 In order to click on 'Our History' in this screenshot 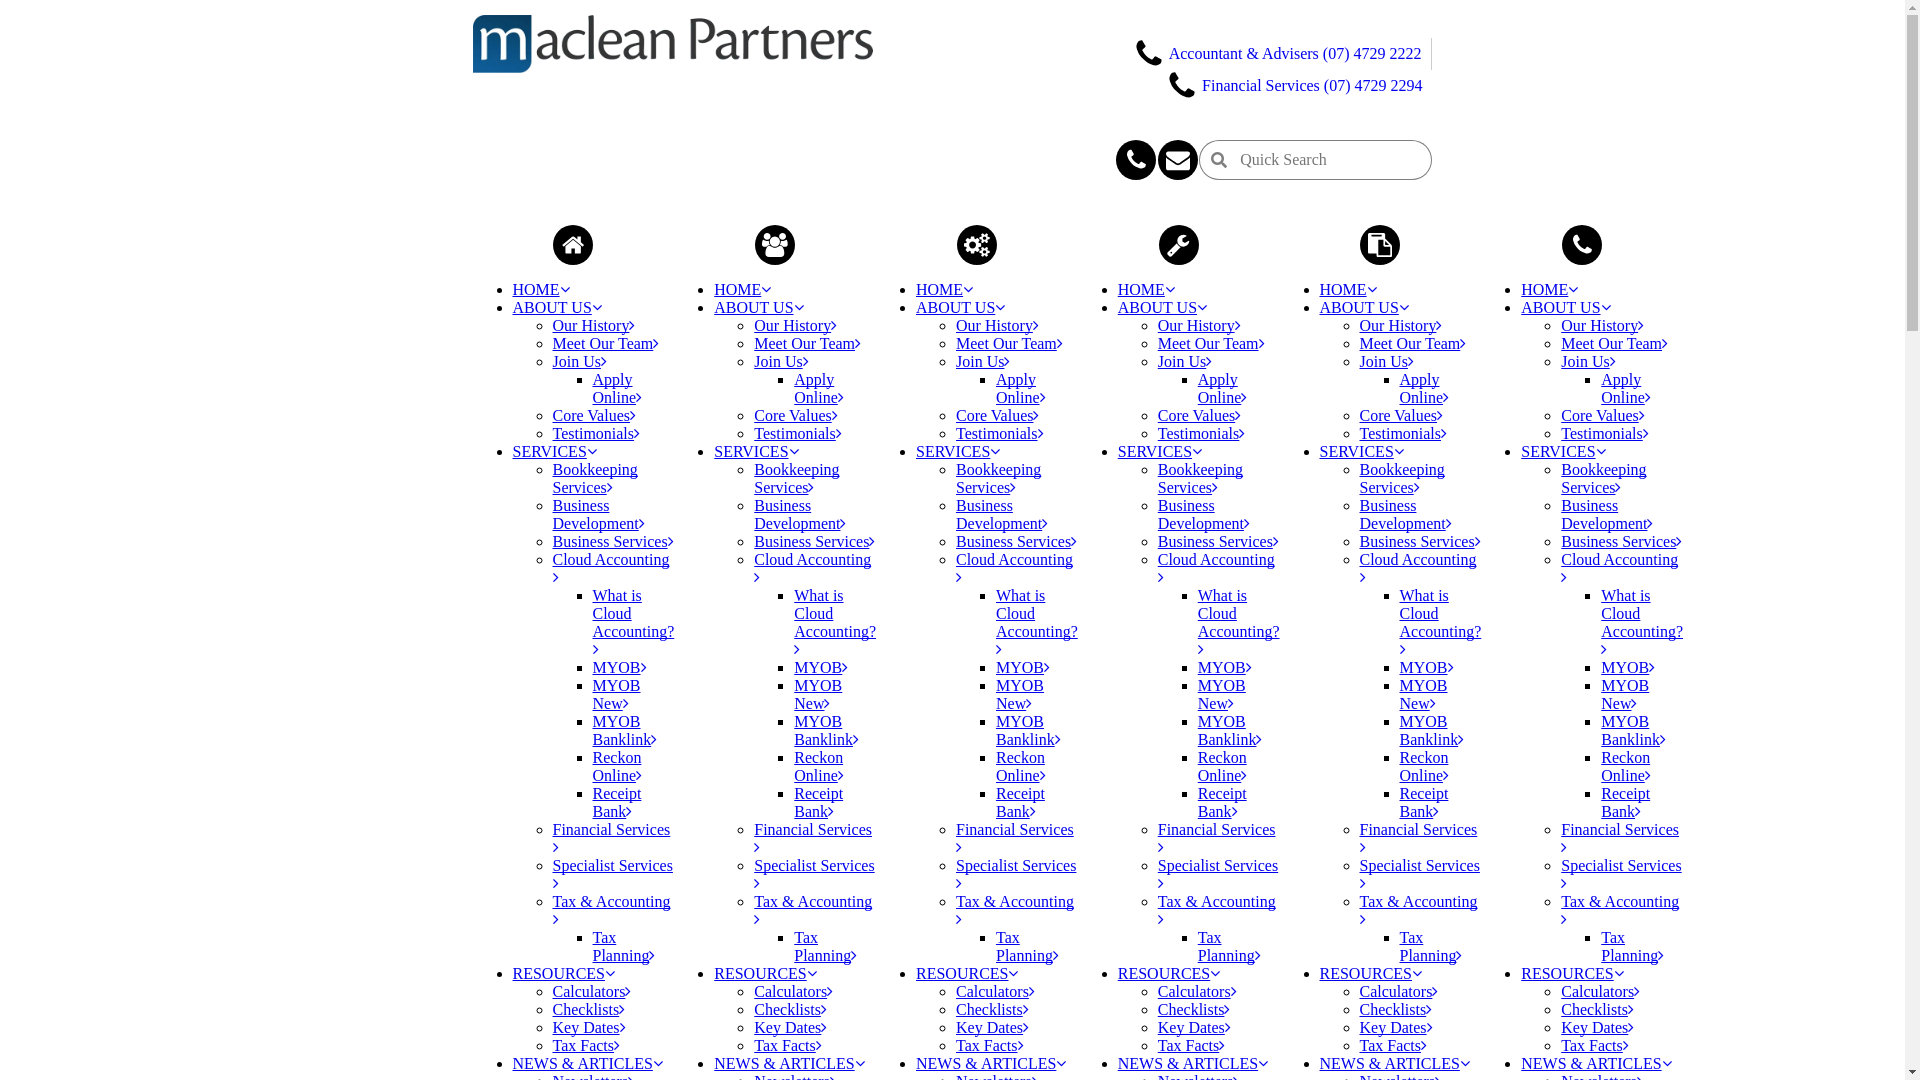, I will do `click(997, 324)`.